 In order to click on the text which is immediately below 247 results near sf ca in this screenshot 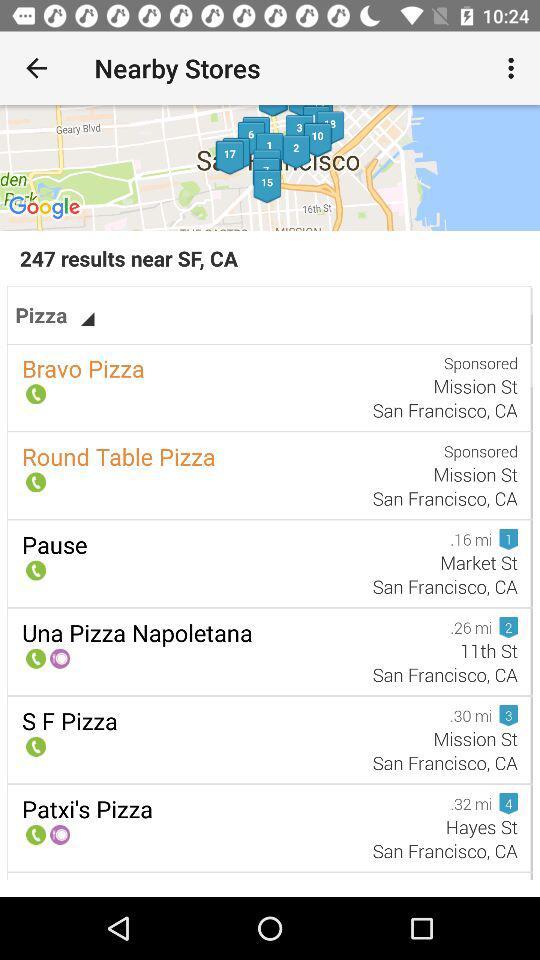, I will do `click(55, 314)`.